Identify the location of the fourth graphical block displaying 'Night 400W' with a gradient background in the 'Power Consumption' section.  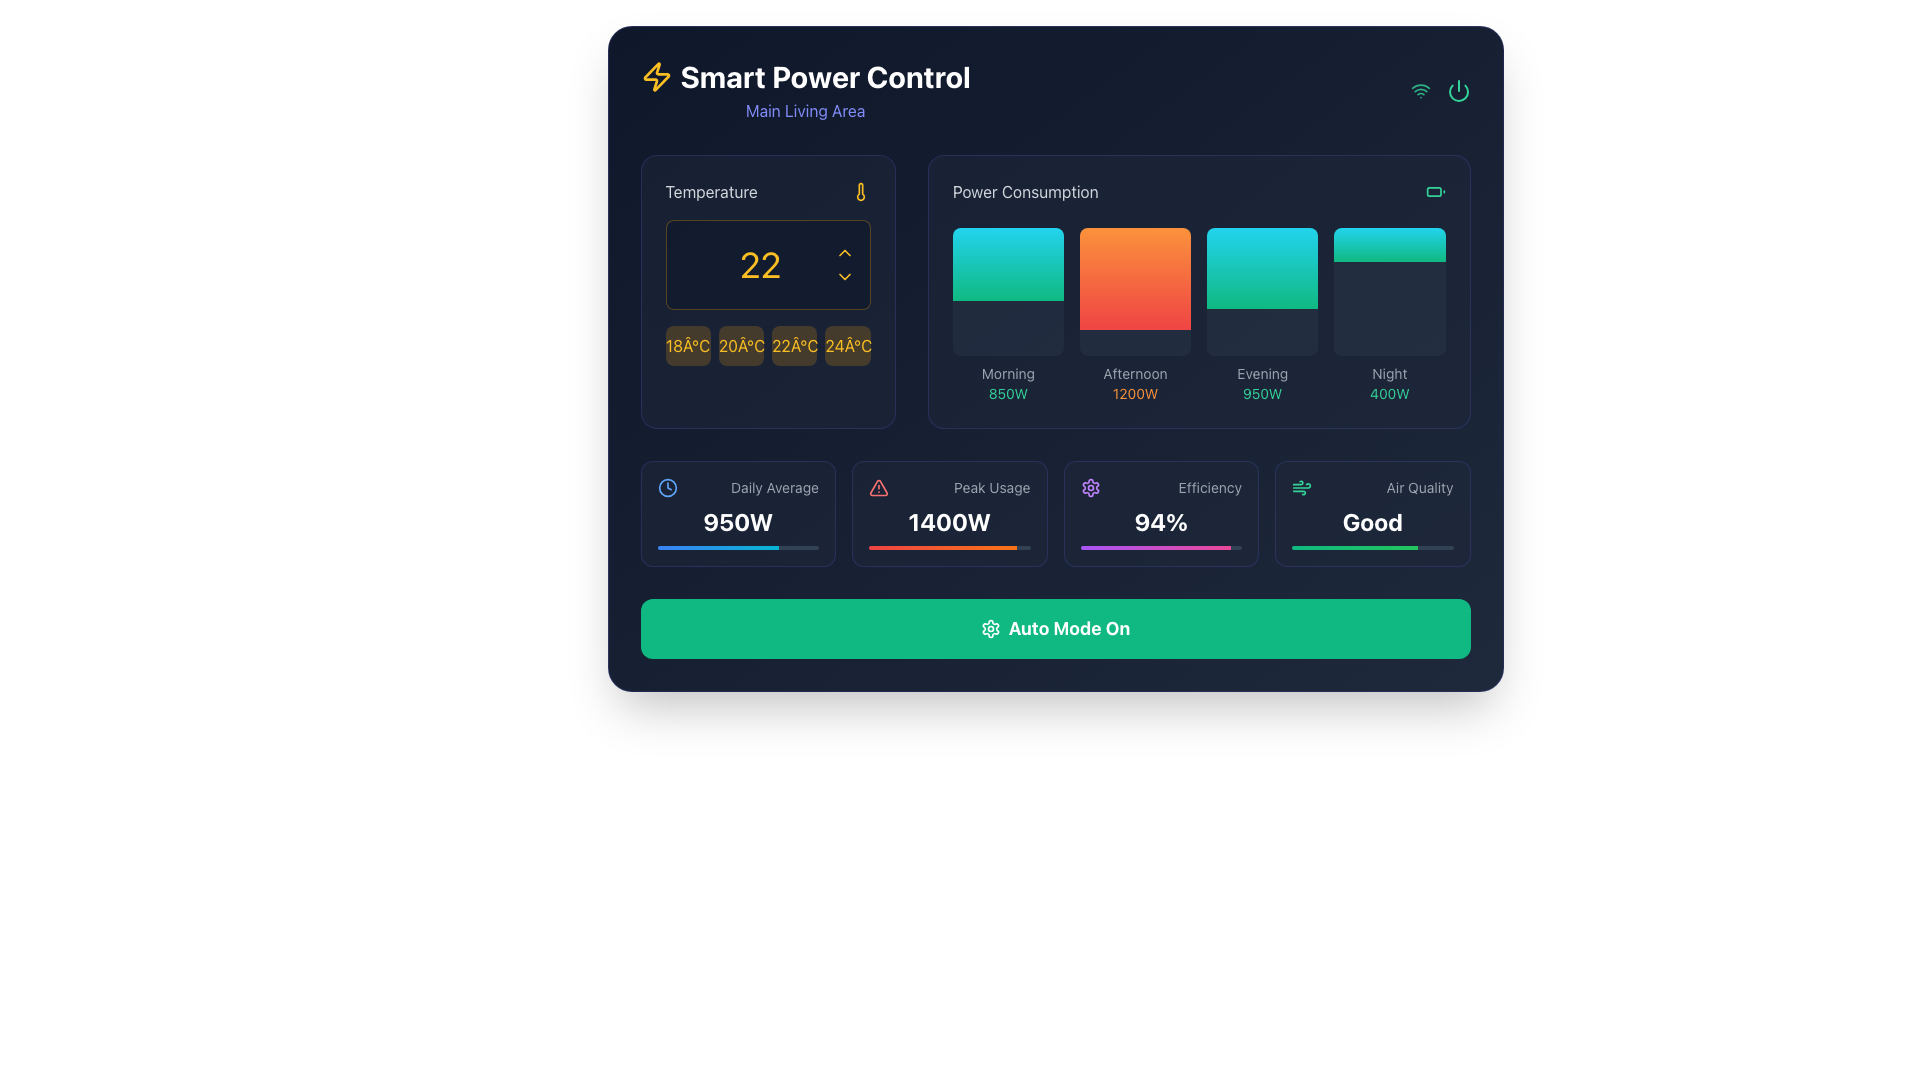
(1388, 315).